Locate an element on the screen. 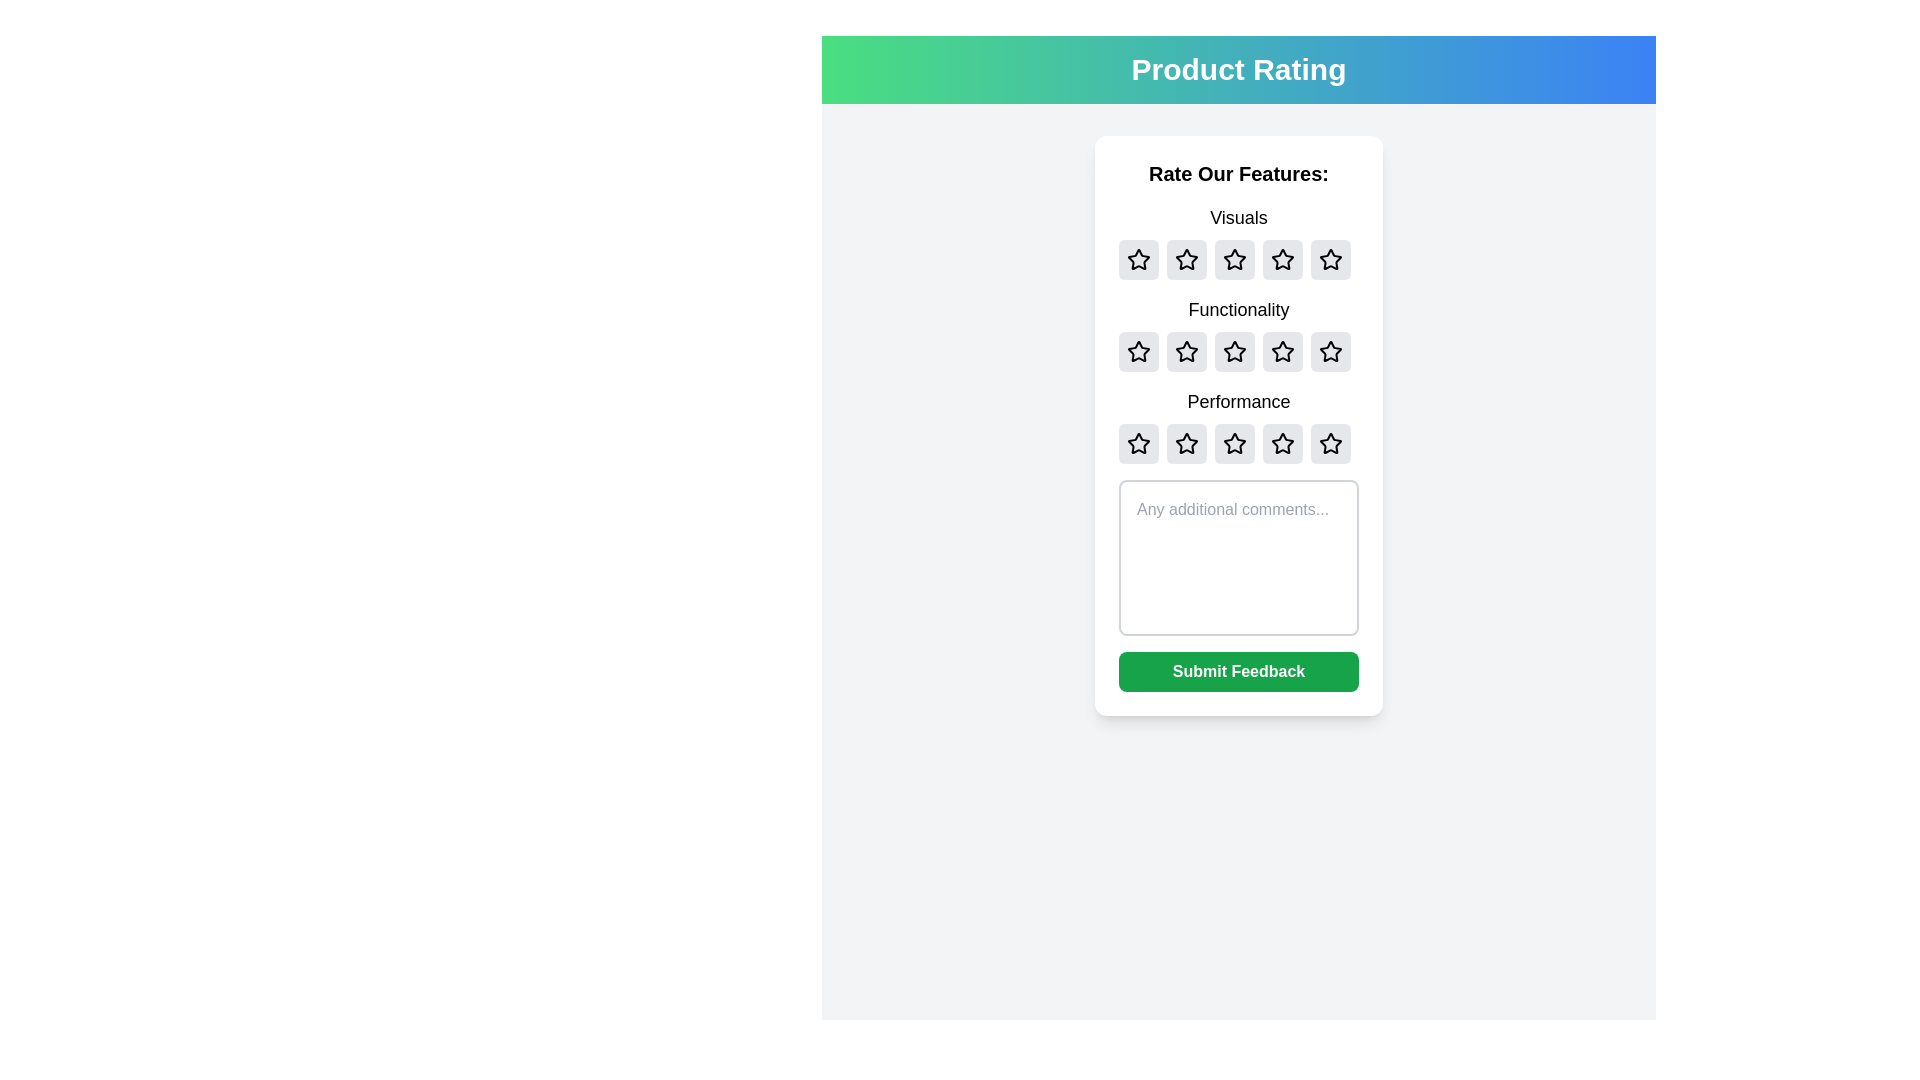 The image size is (1920, 1080). the star rating icon located in the second row, second column under the 'Functionality' section is located at coordinates (1186, 350).